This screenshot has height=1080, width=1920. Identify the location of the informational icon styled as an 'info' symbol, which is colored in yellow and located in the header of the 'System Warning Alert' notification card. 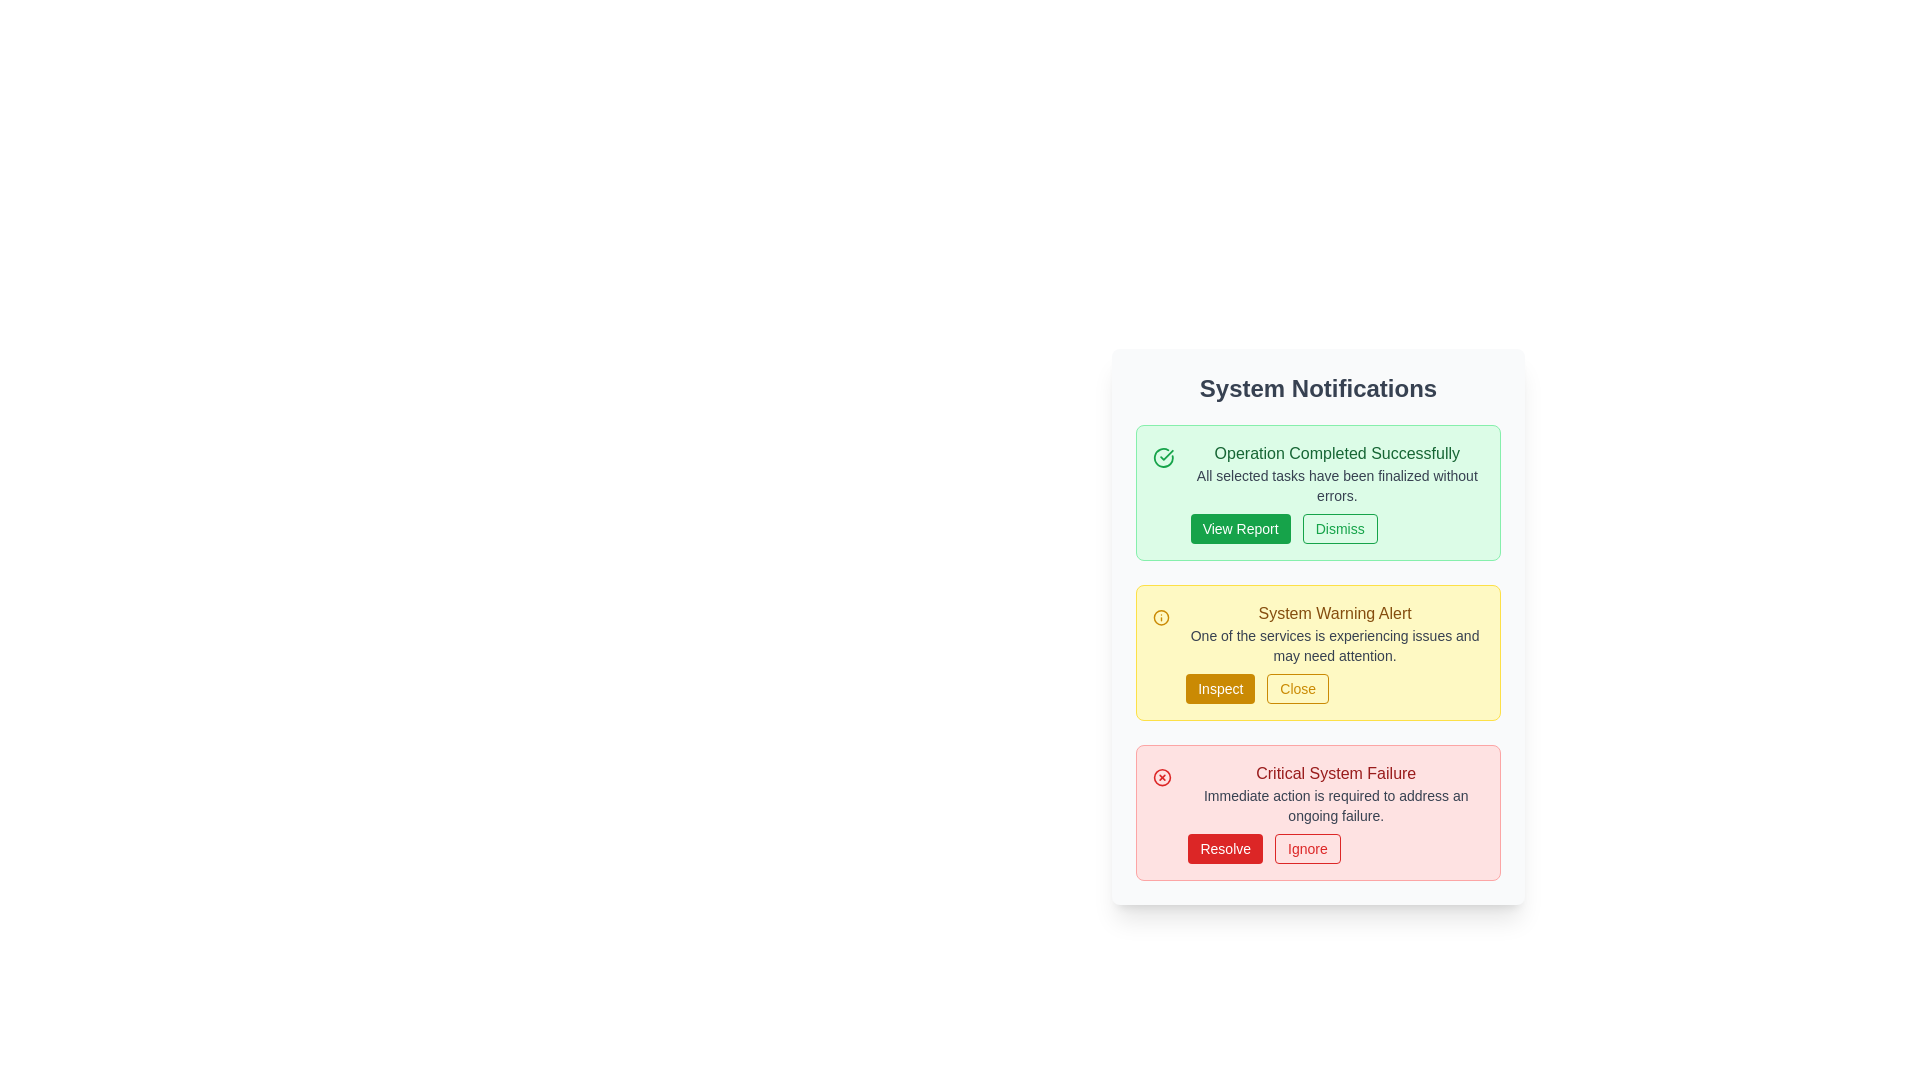
(1161, 616).